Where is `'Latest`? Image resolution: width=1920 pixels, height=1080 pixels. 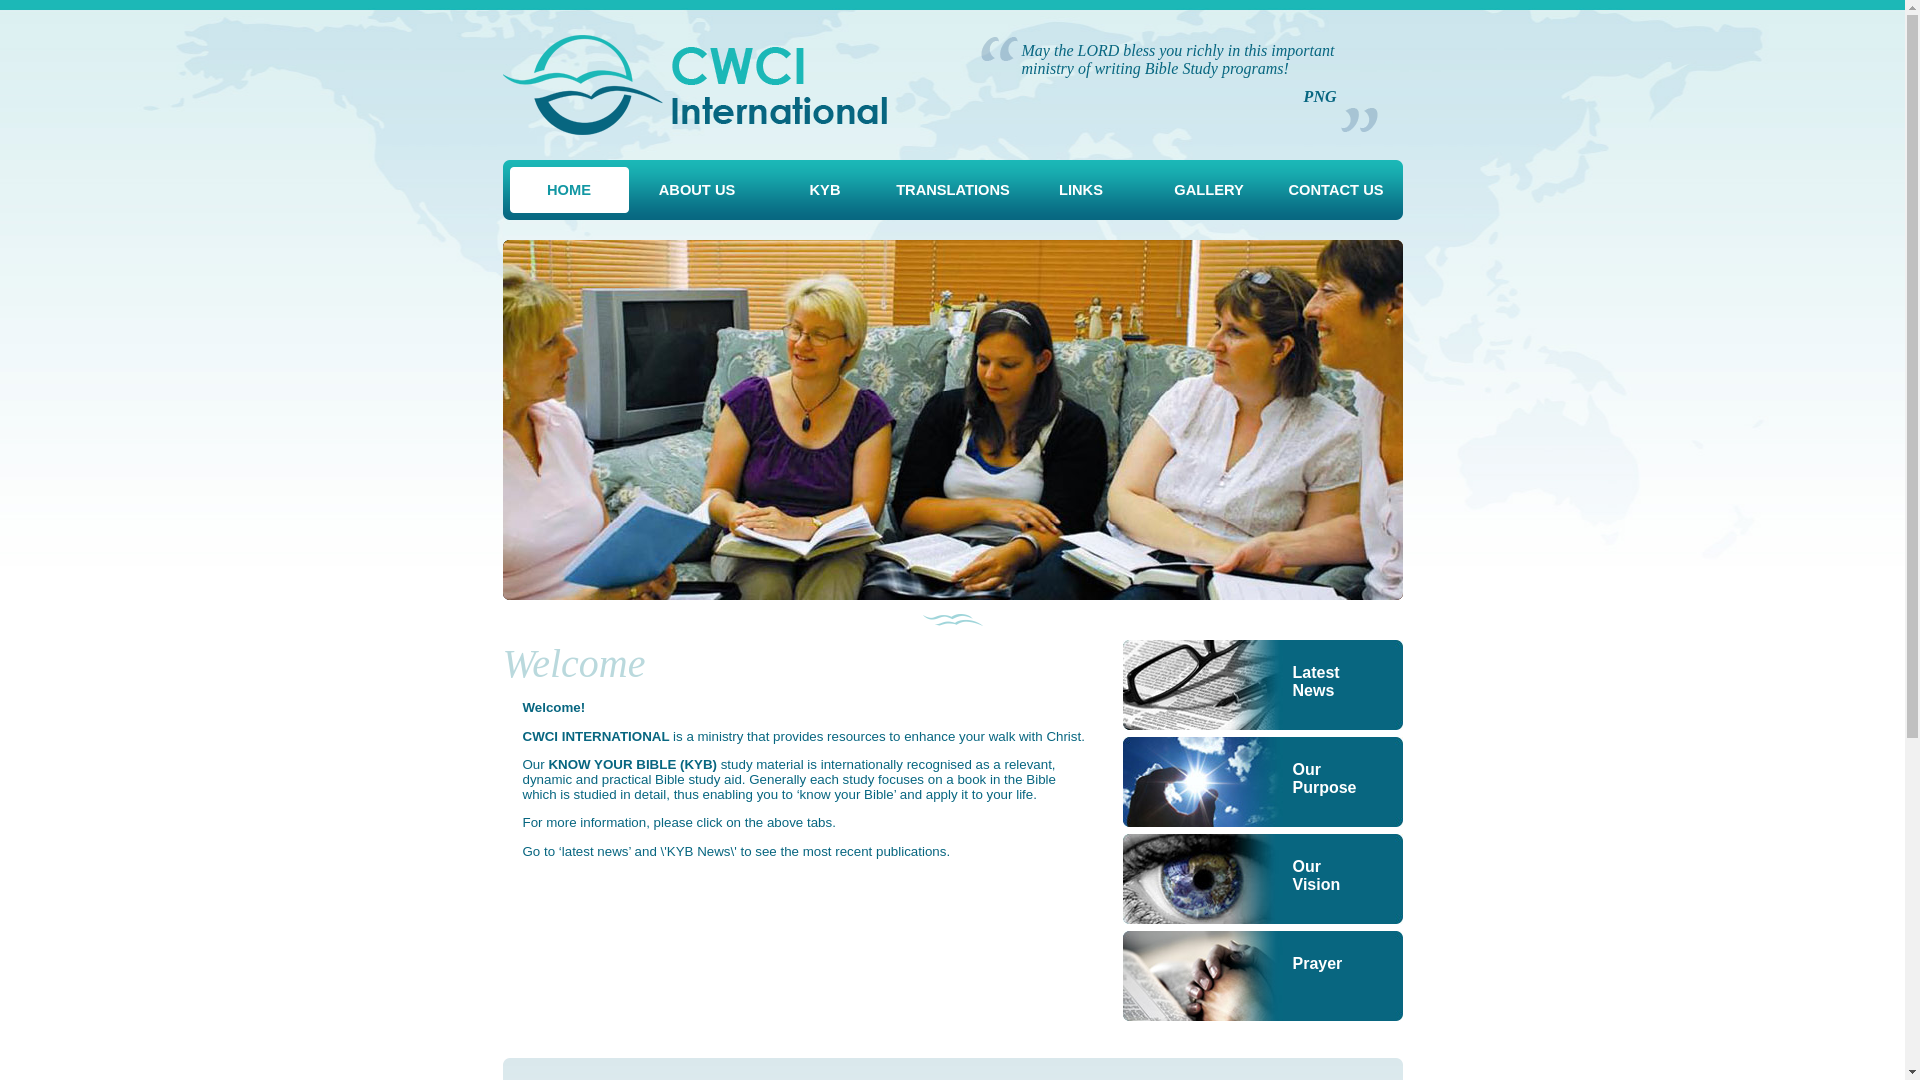
'Latest is located at coordinates (1261, 684).